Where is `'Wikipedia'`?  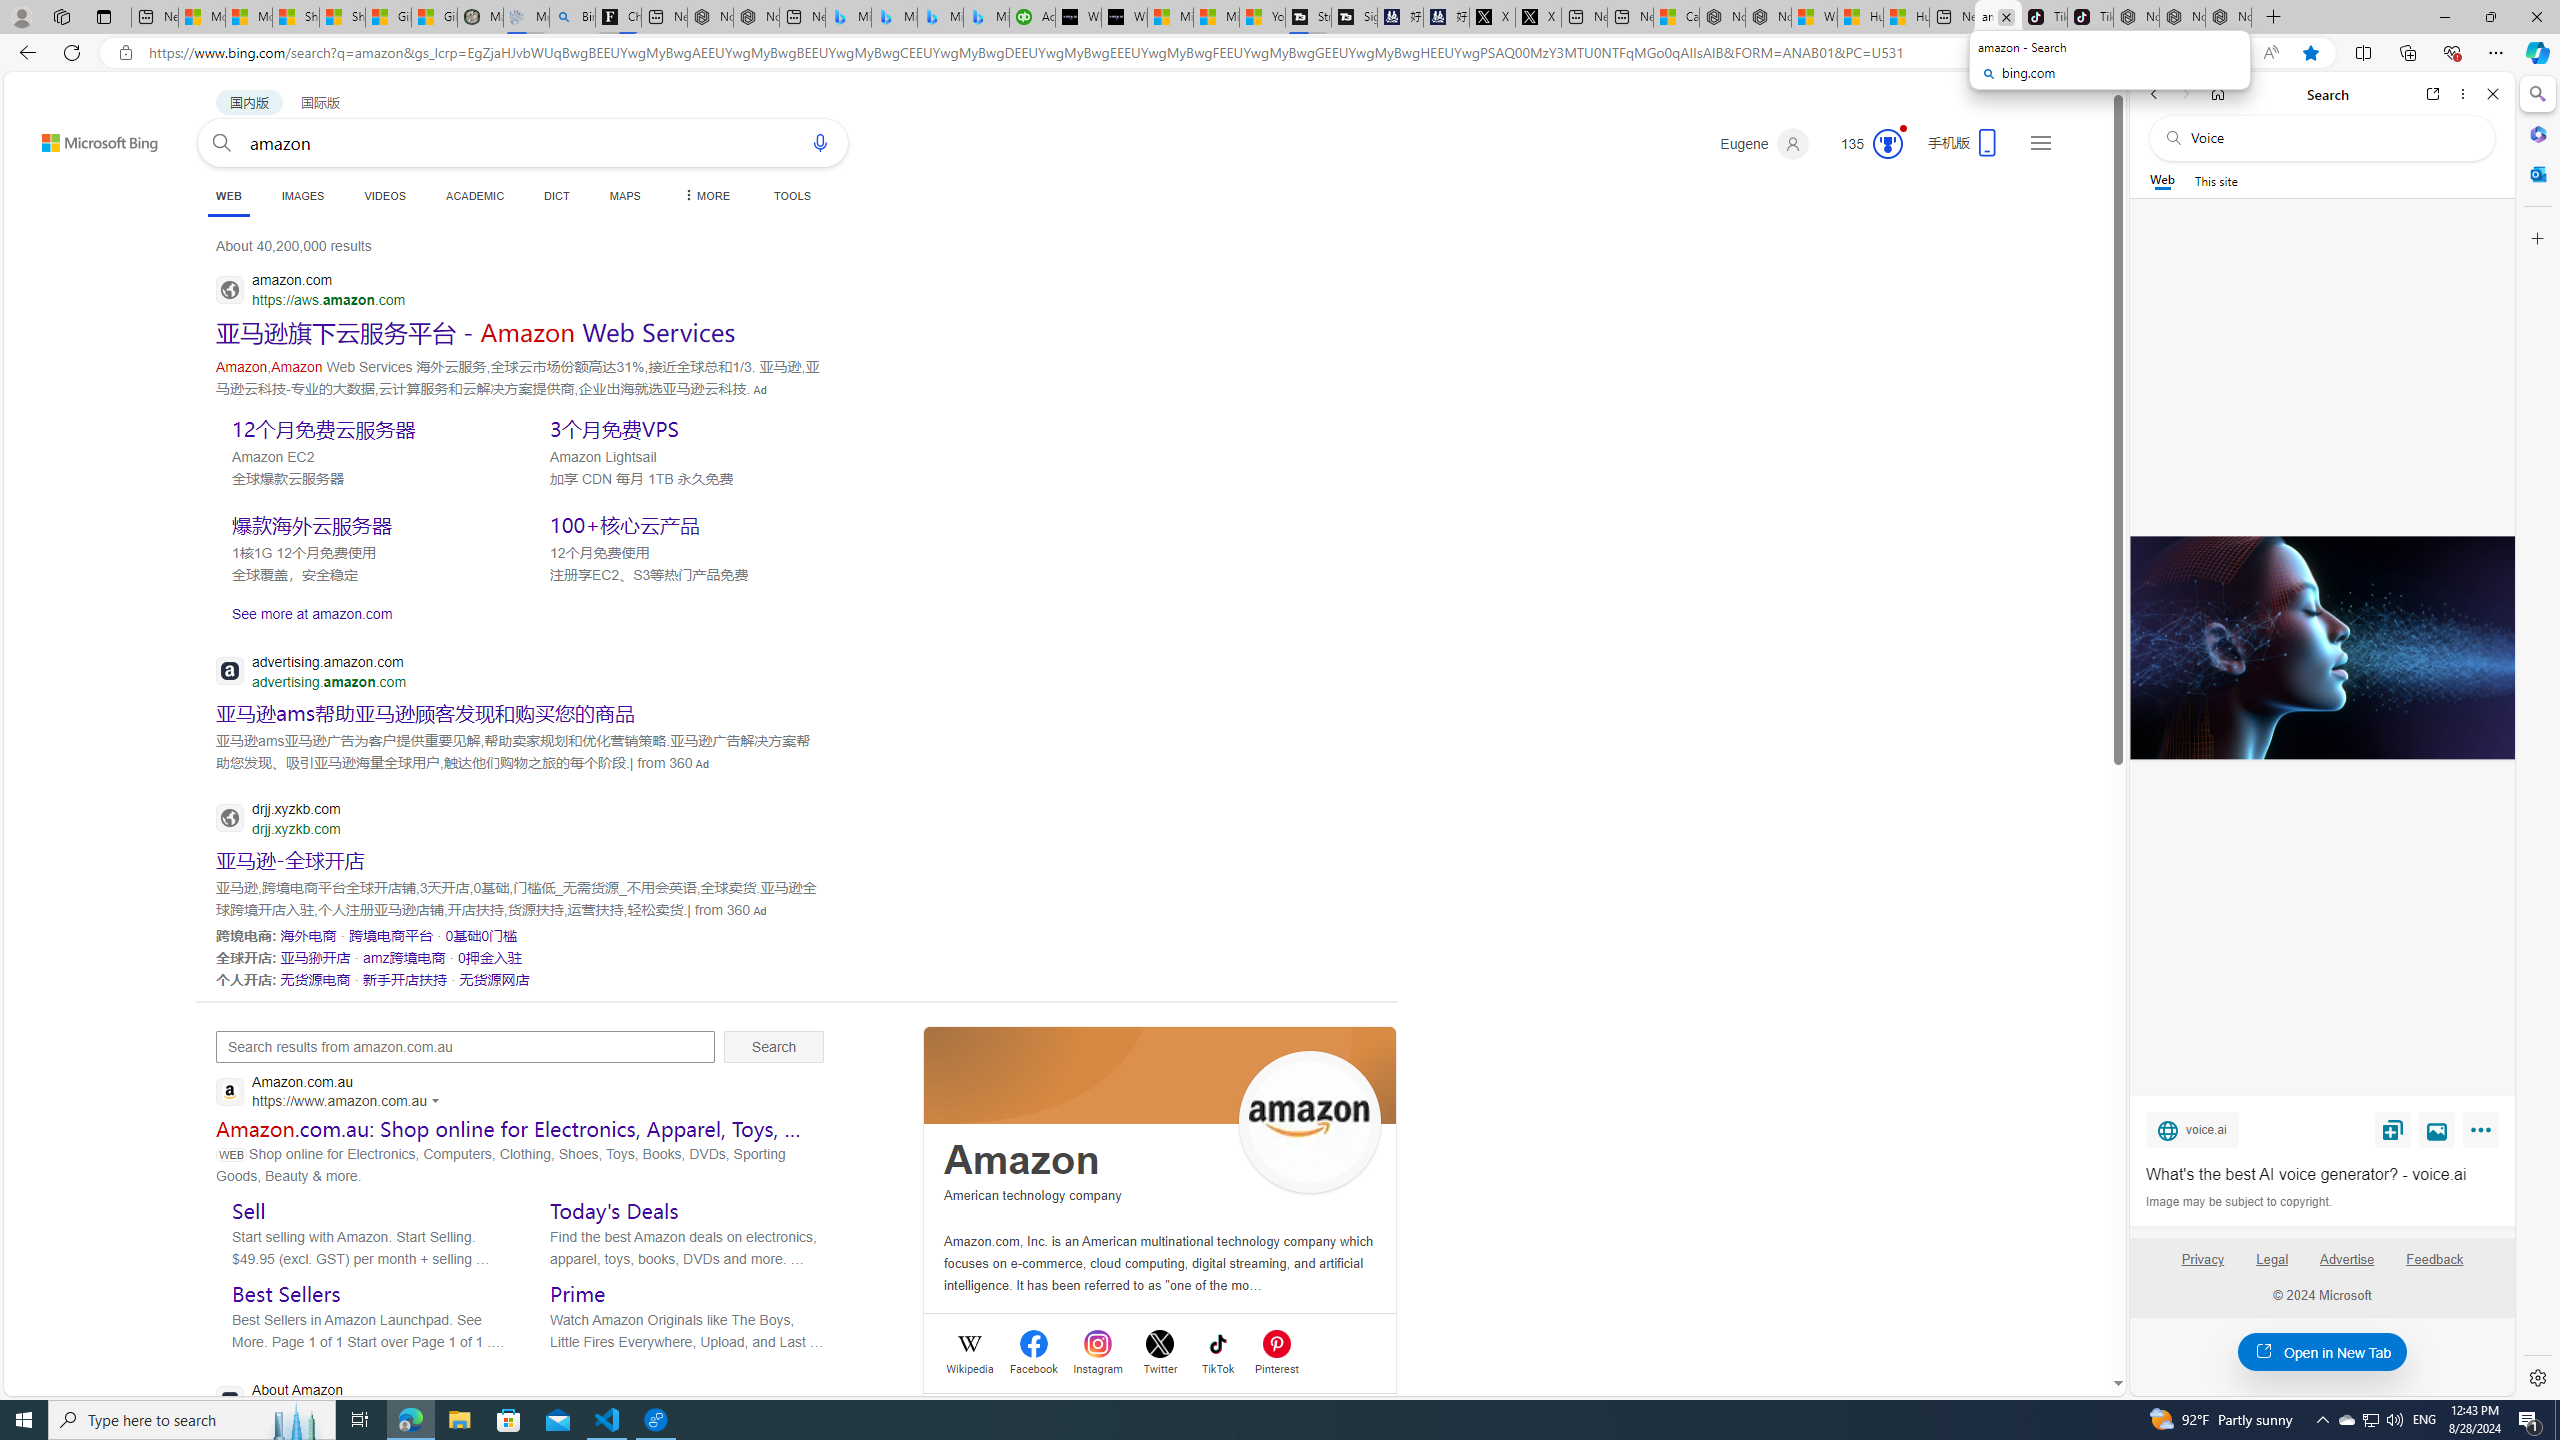 'Wikipedia' is located at coordinates (970, 1367).